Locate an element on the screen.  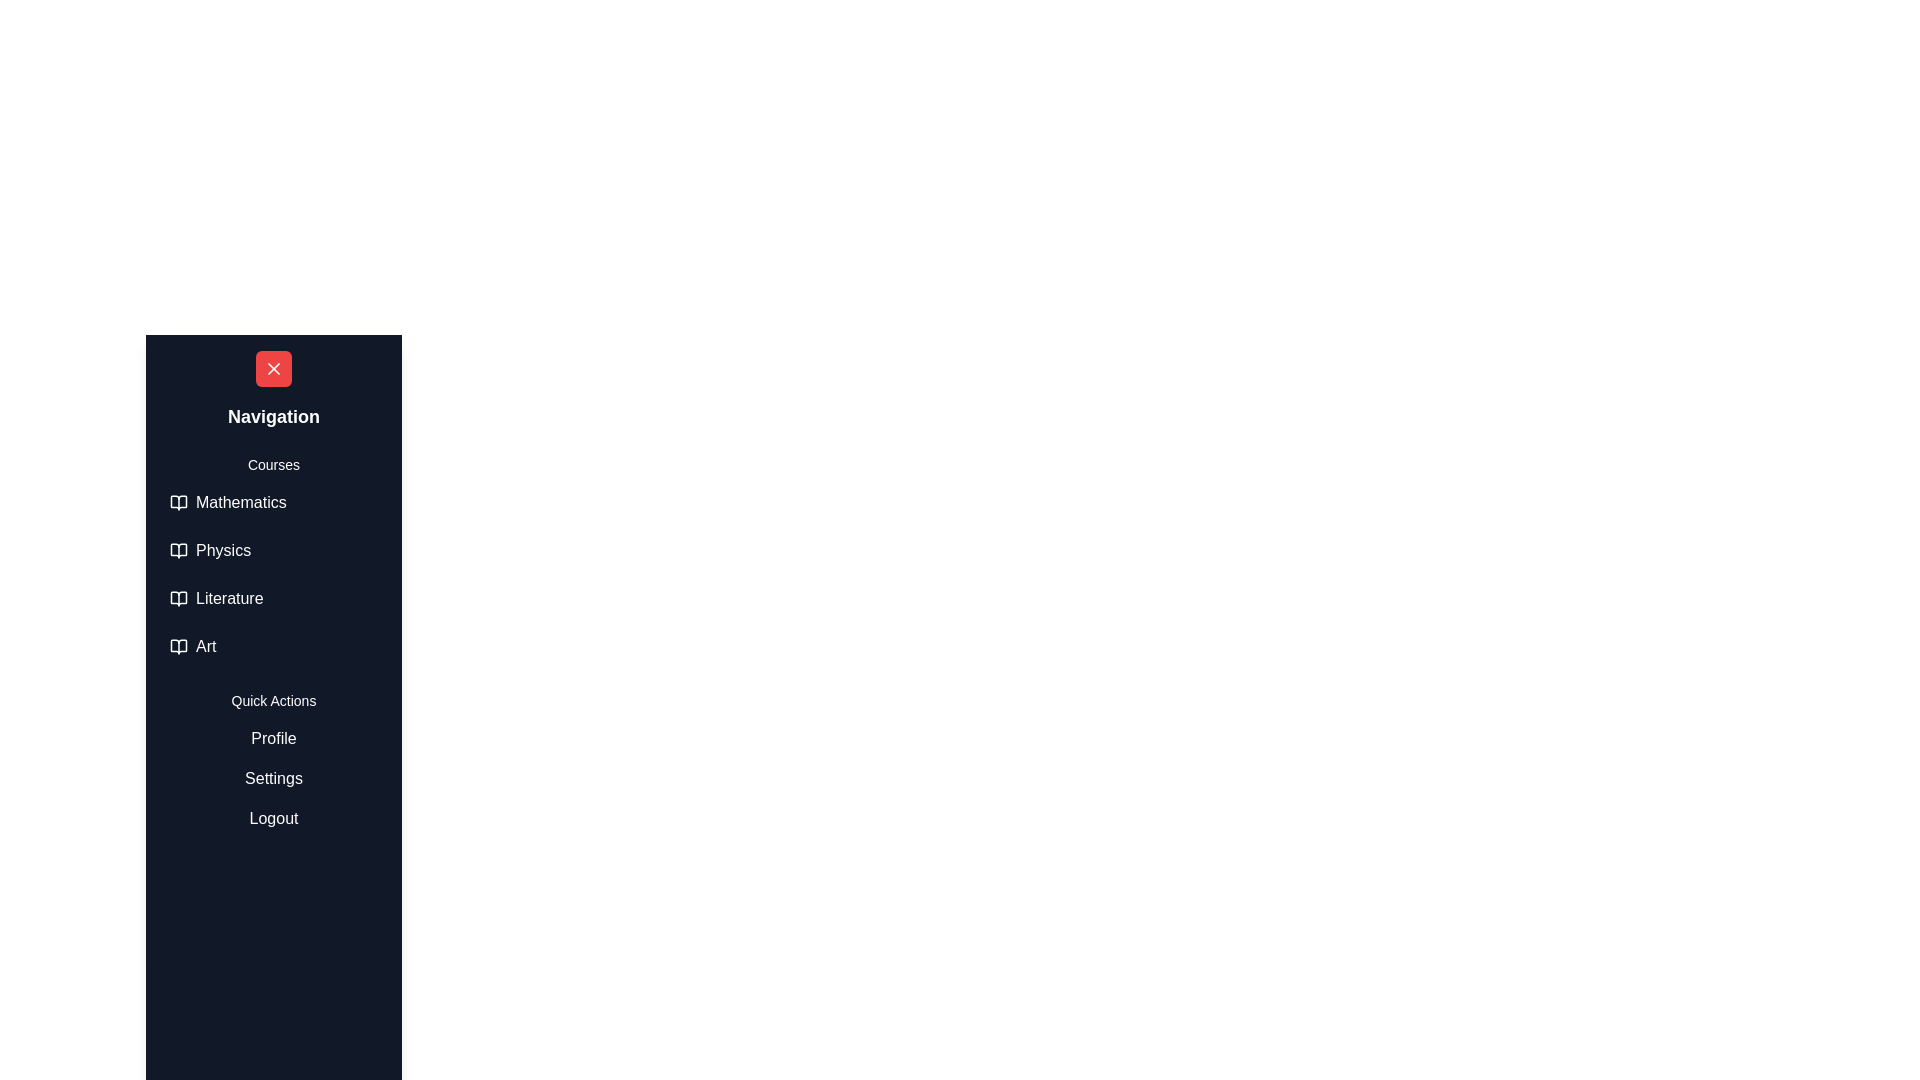
the 'Literature' navigation button is located at coordinates (272, 597).